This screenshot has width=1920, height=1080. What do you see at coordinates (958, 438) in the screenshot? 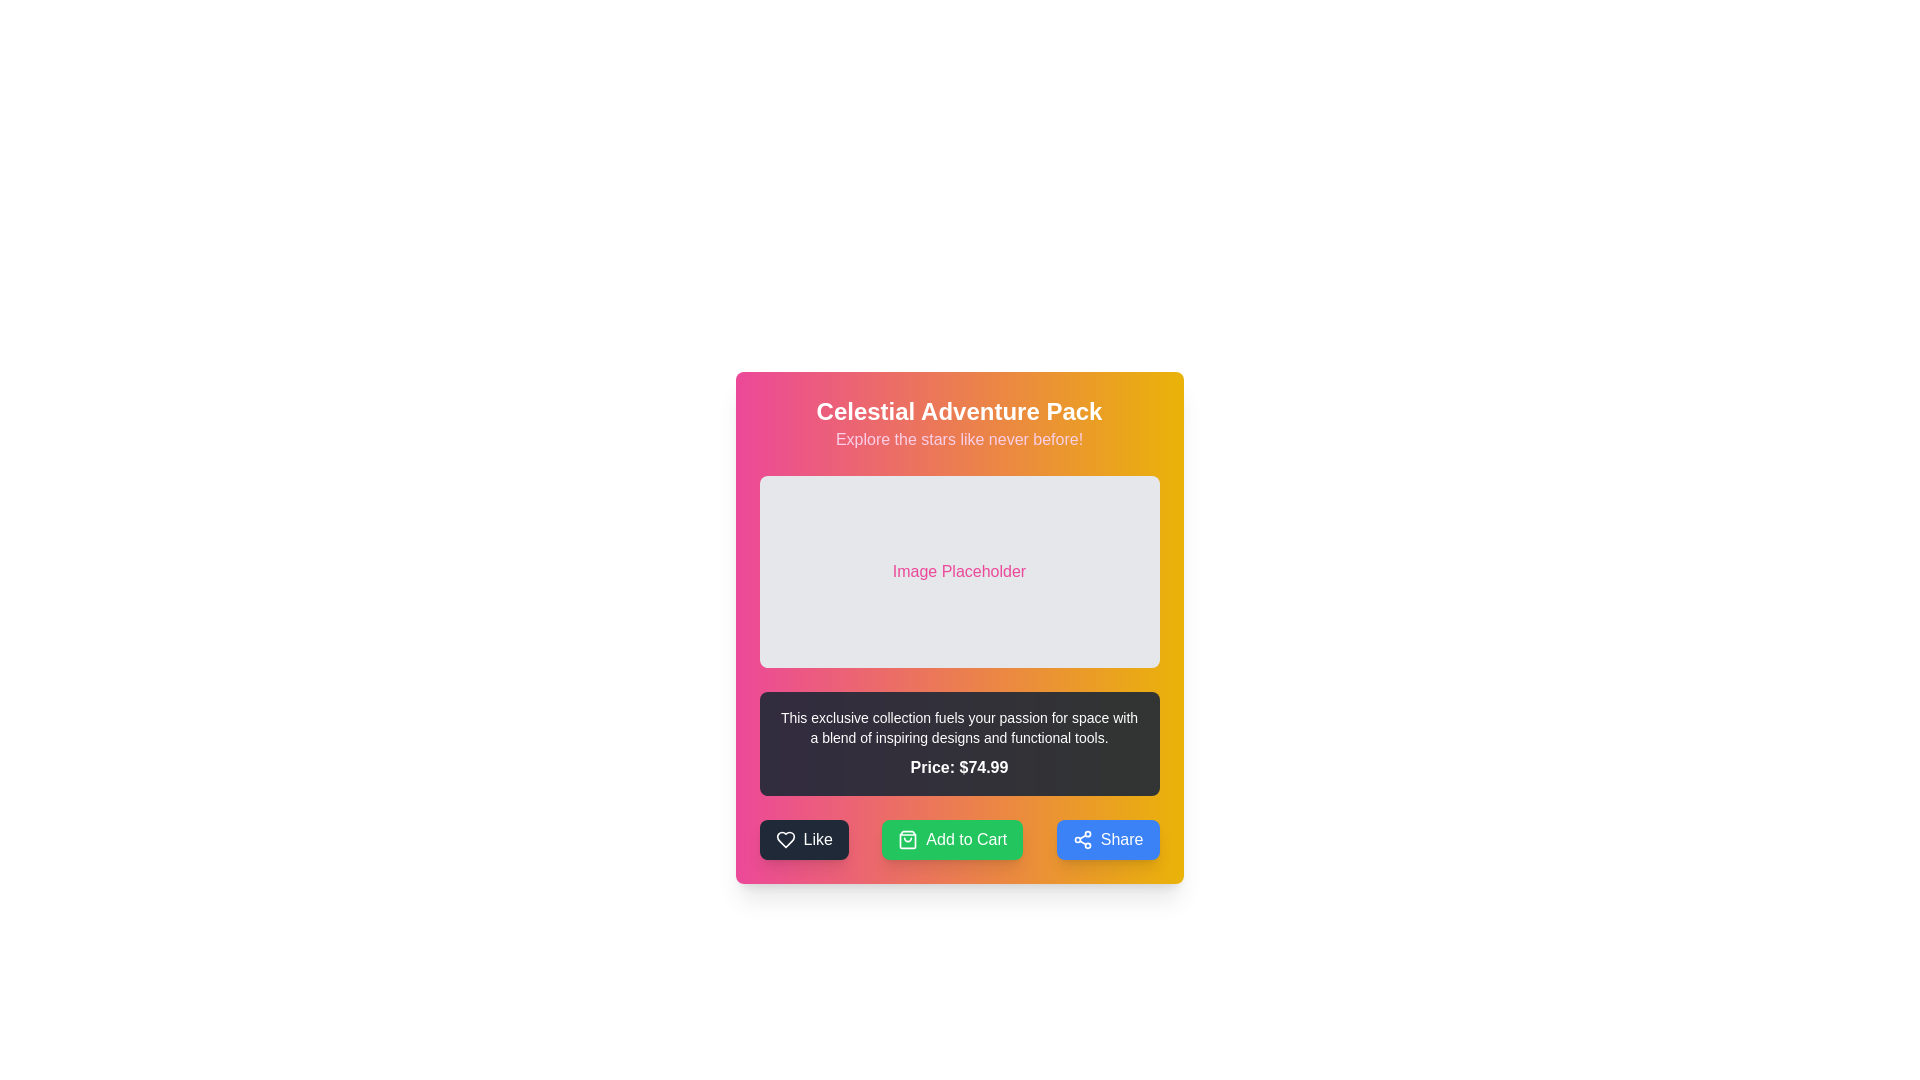
I see `the engaging description text located directly beneath the title 'Celestial Adventure Pack', which is centrally aligned in the interface` at bounding box center [958, 438].